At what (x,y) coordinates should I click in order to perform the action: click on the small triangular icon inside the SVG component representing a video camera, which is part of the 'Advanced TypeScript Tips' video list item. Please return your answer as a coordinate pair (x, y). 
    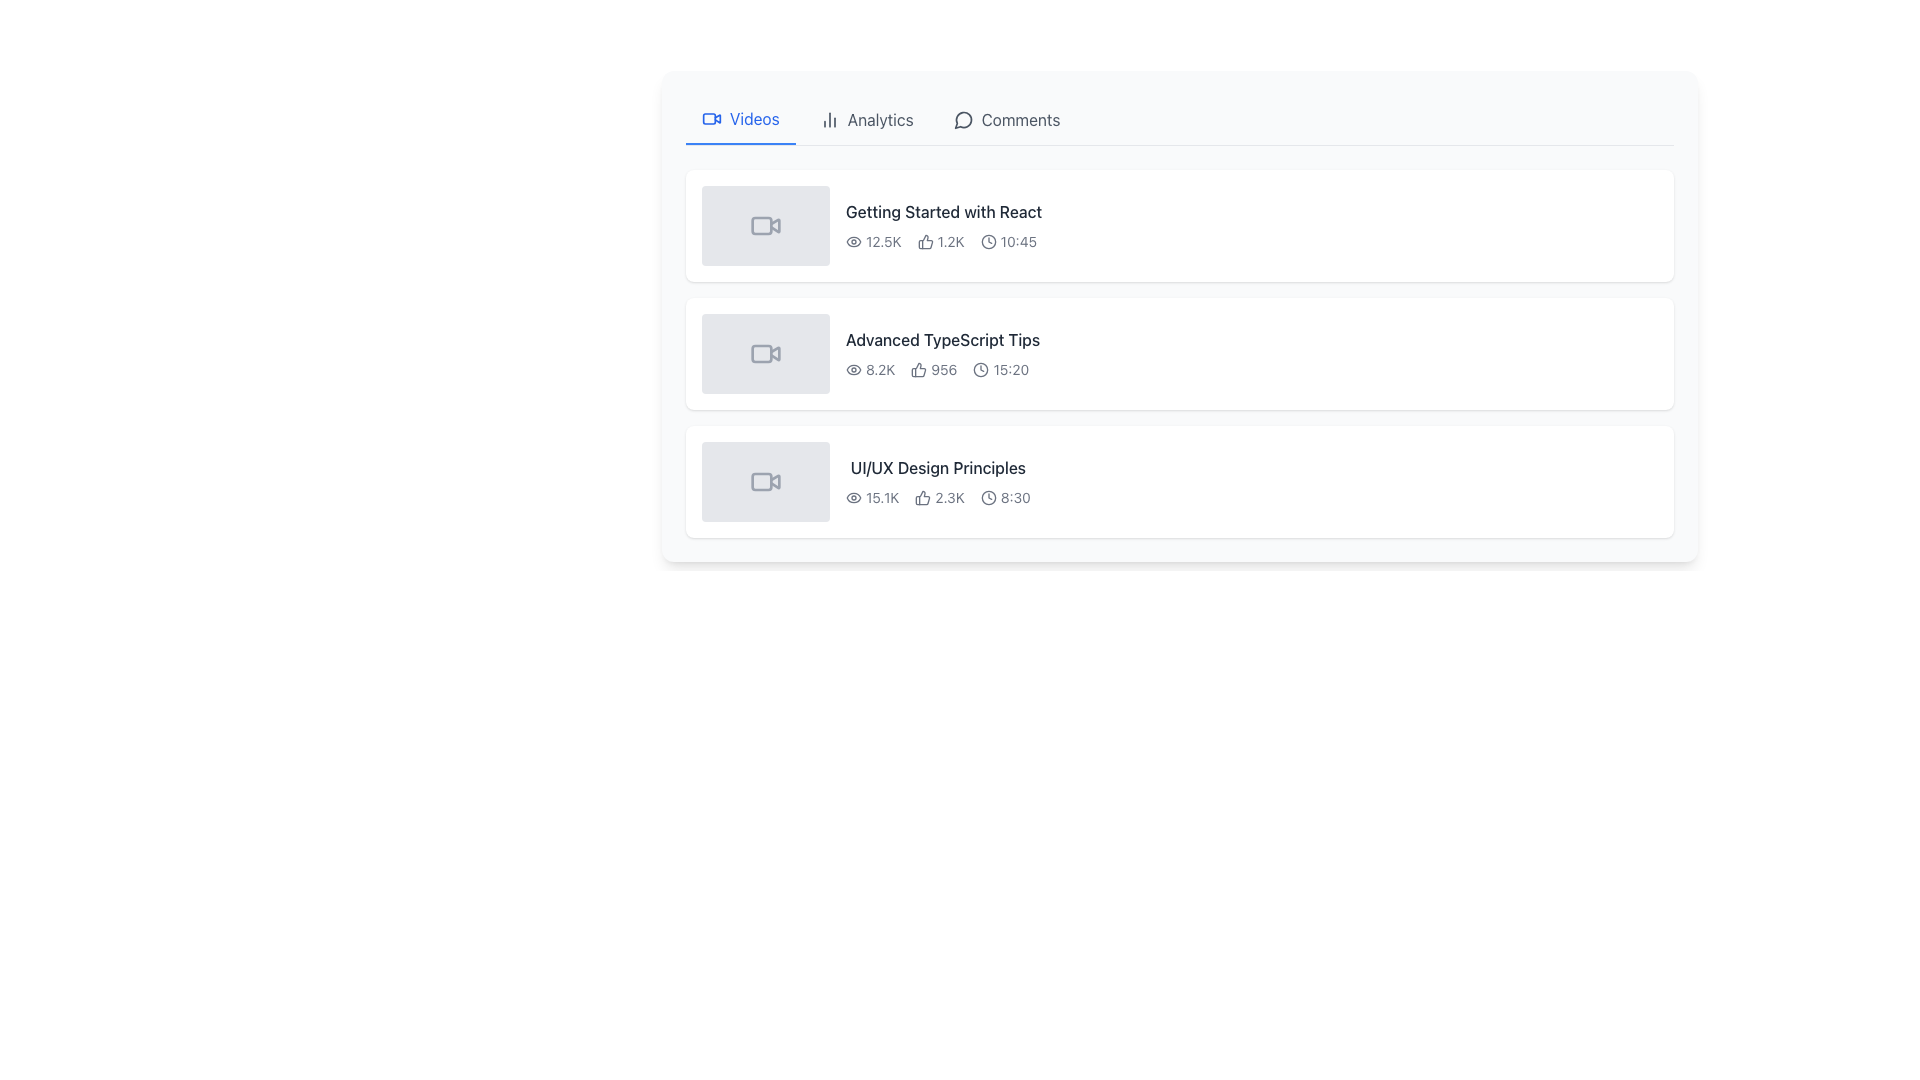
    Looking at the image, I should click on (774, 352).